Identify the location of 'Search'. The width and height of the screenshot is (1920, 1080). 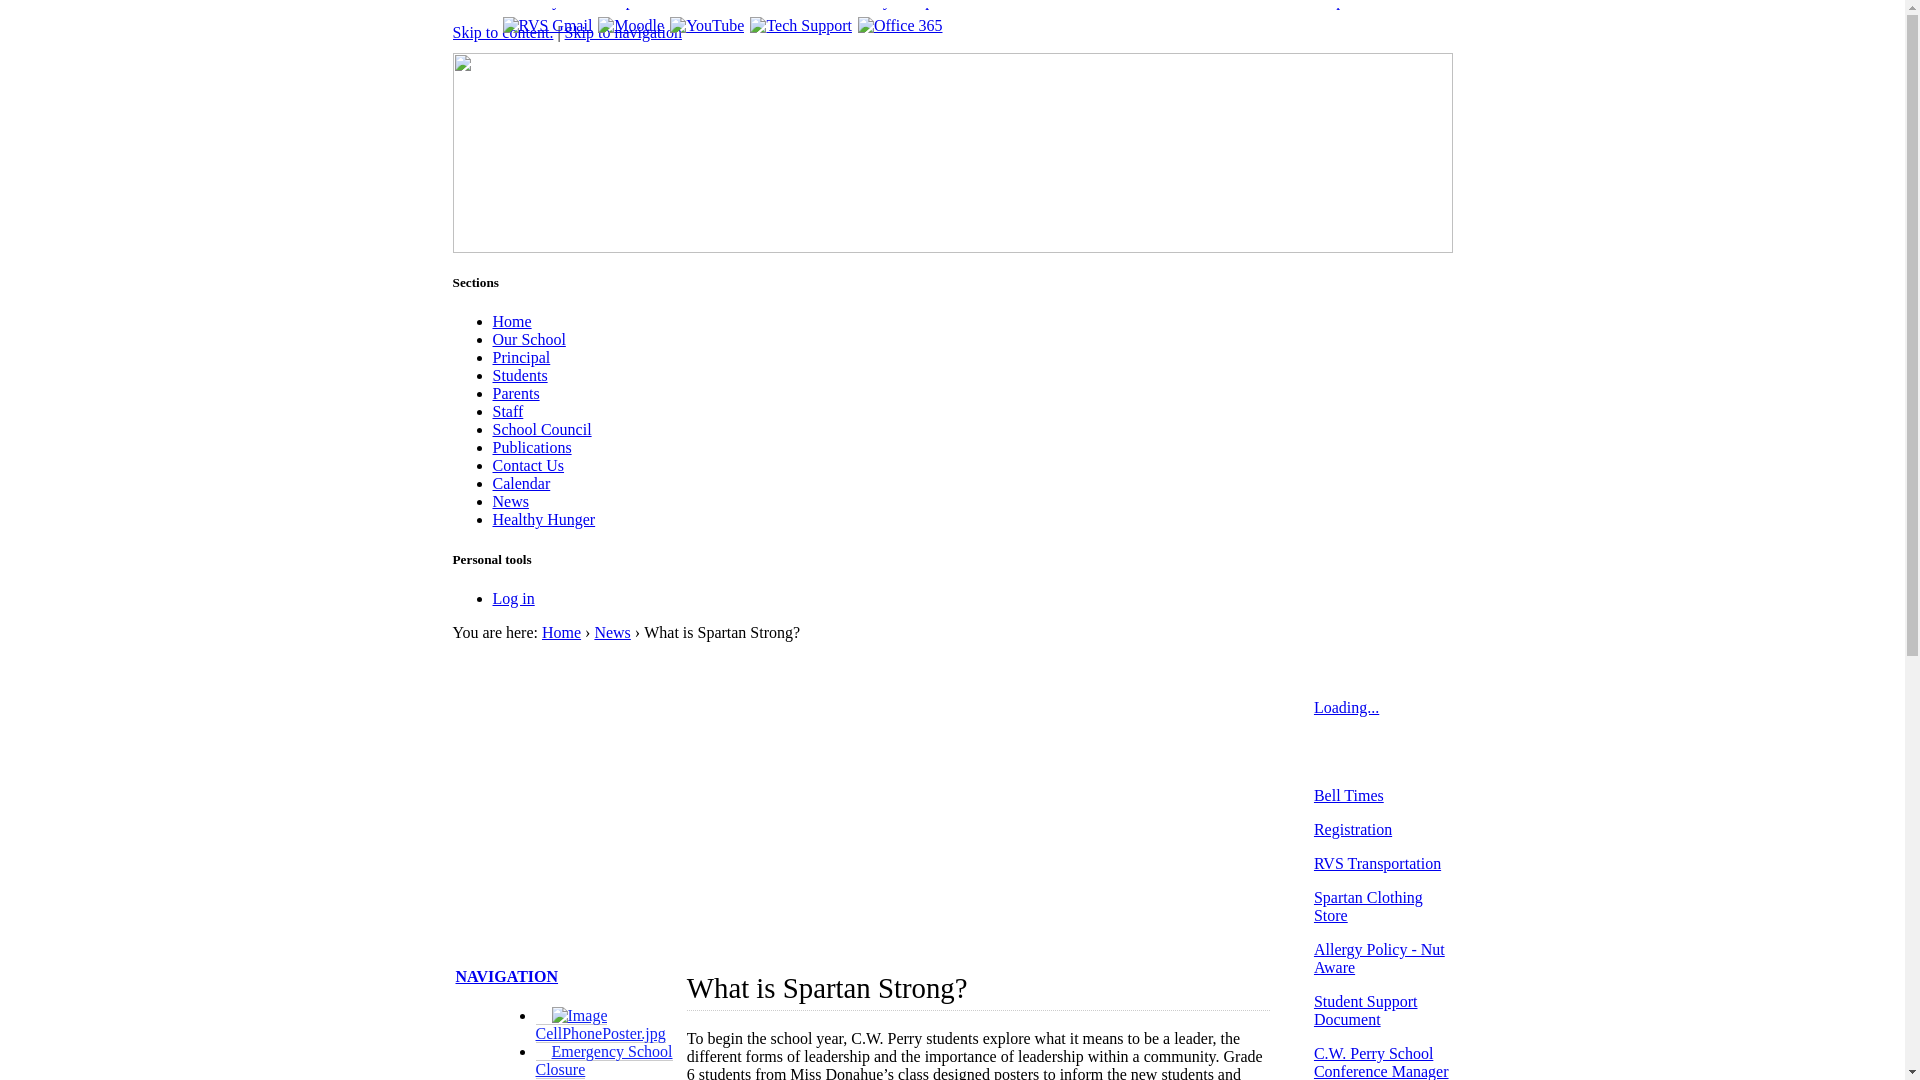
(1415, 73).